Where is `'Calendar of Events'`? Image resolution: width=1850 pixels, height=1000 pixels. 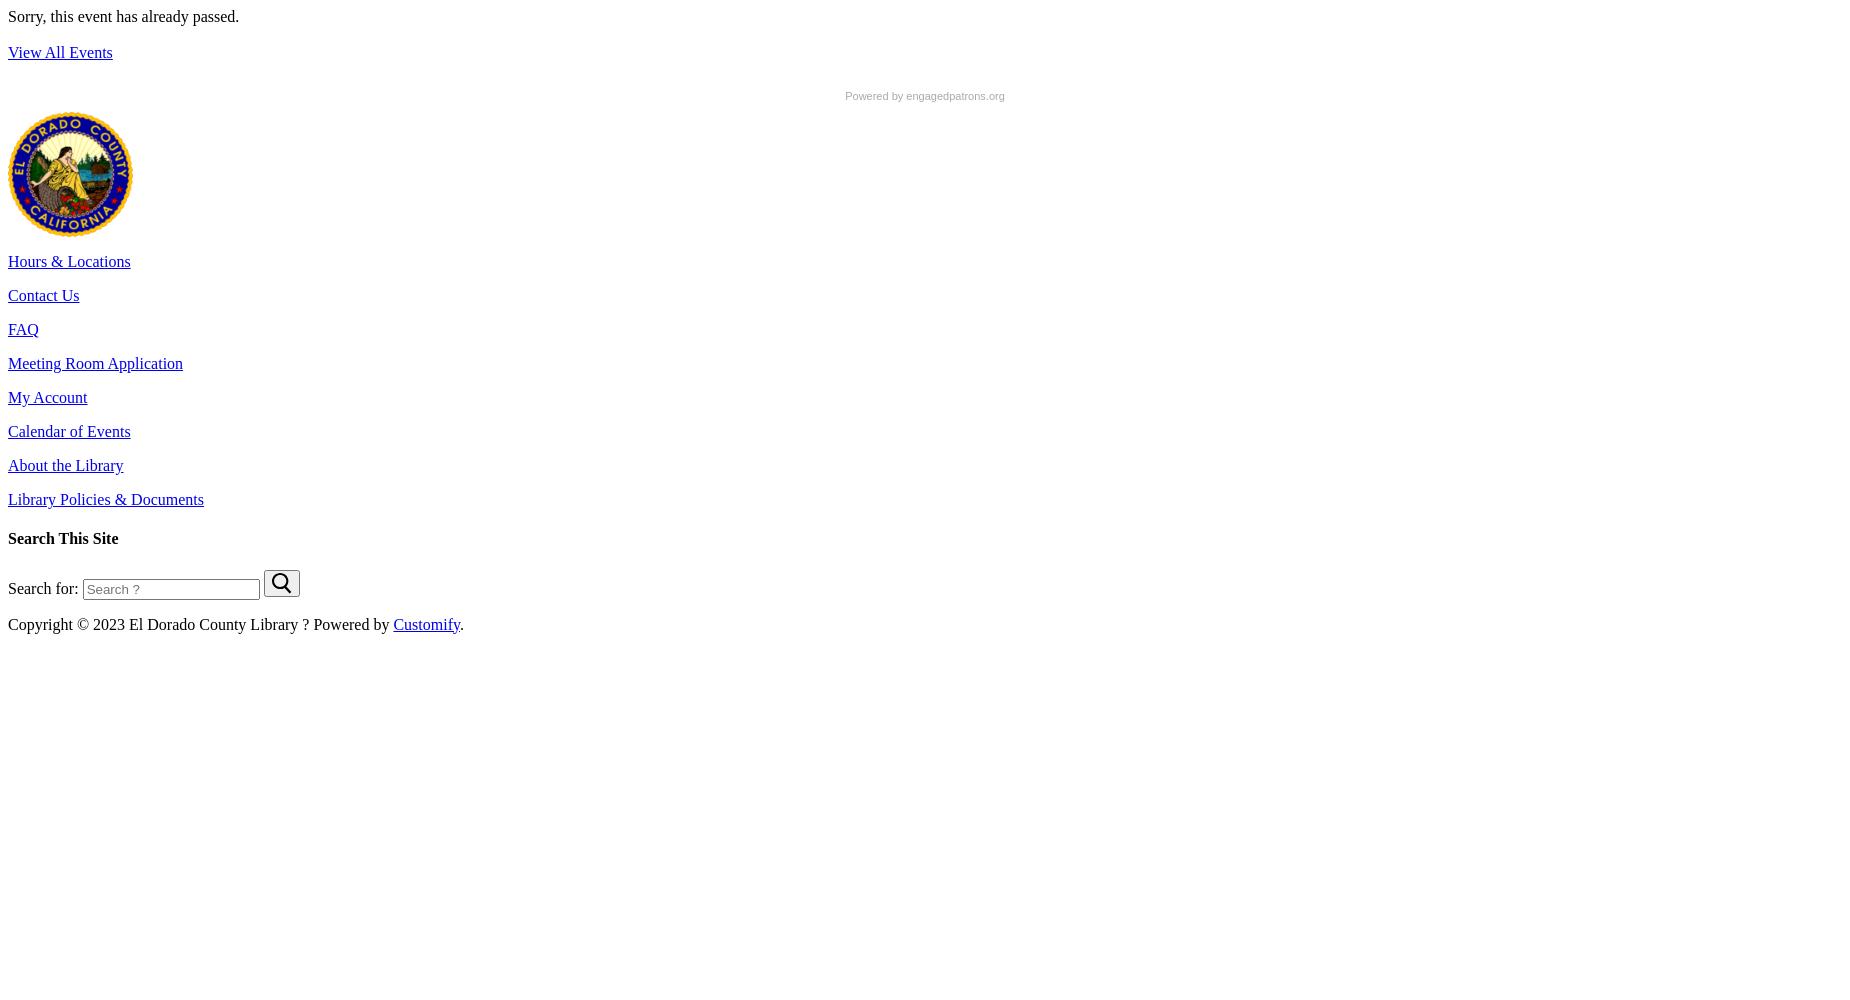 'Calendar of Events' is located at coordinates (68, 431).